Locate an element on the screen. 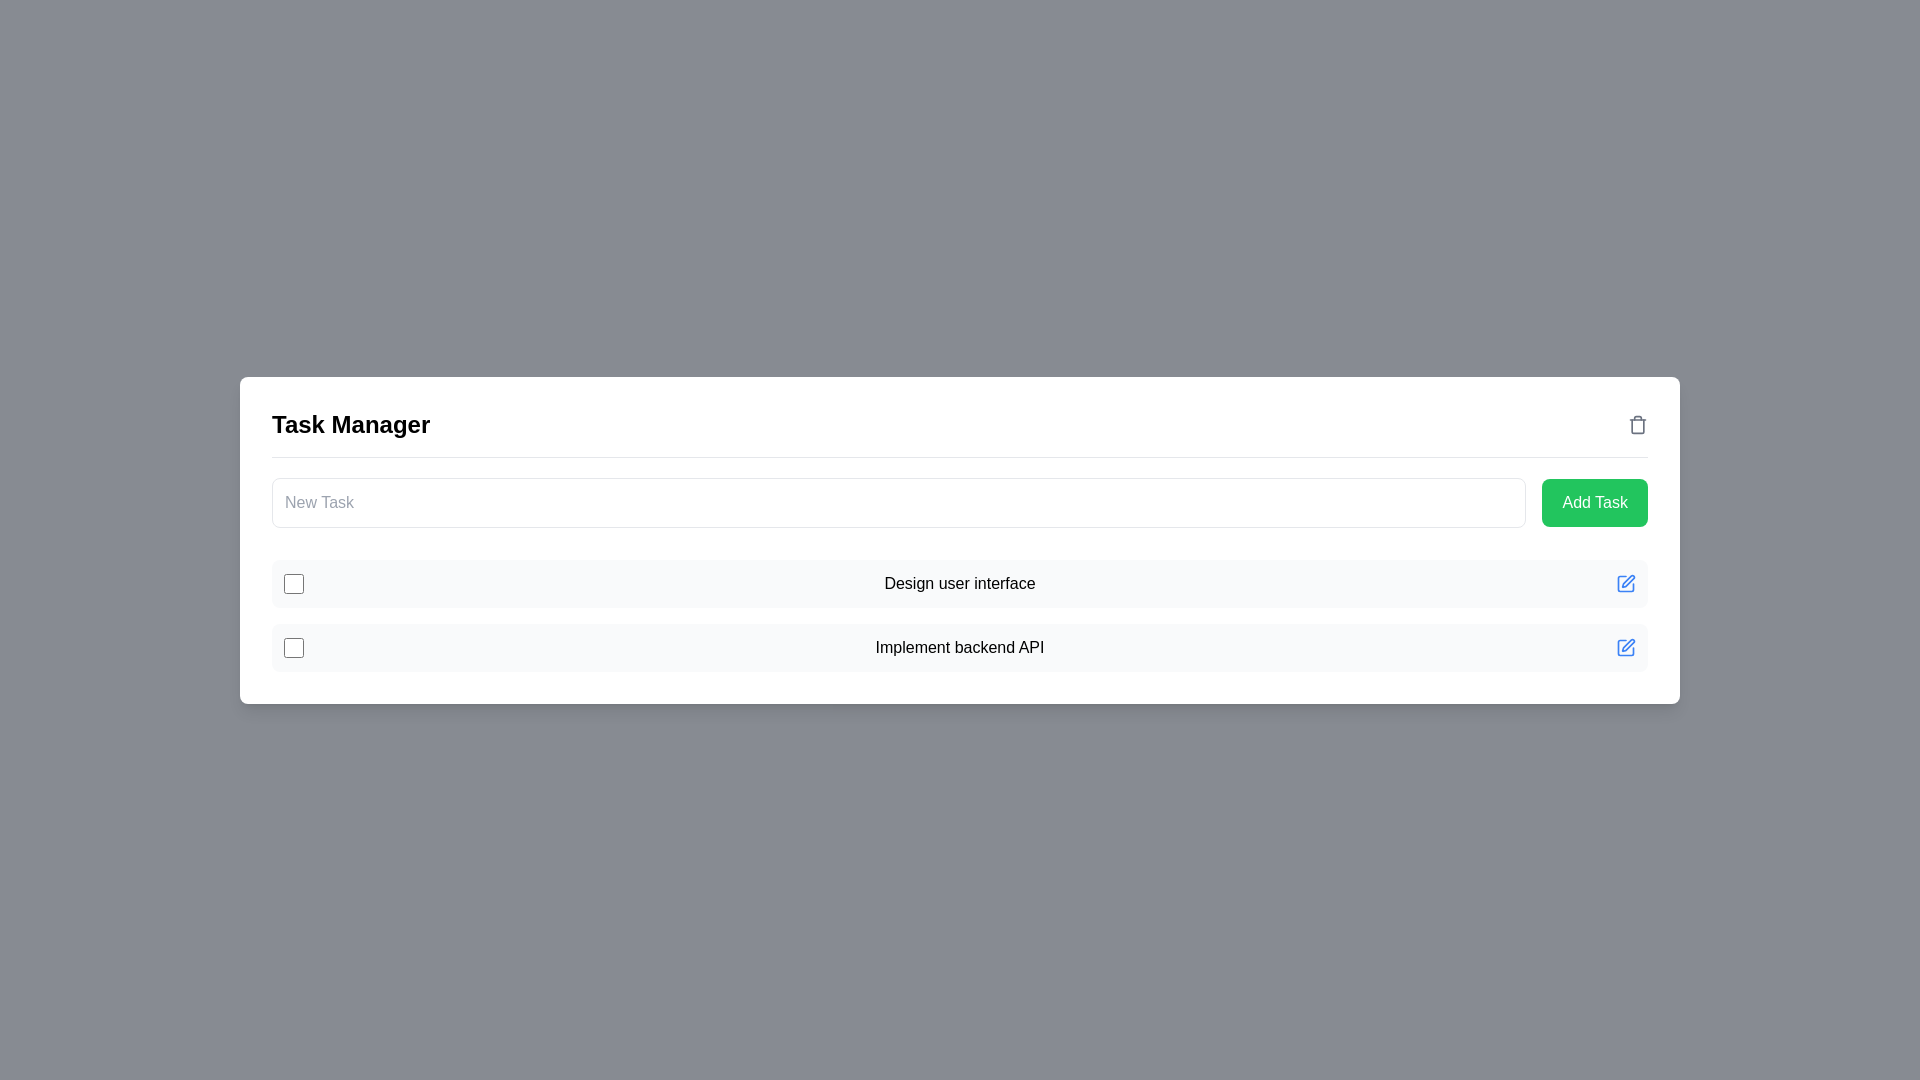  the button located on the right-hand side of the task input field is located at coordinates (1594, 501).